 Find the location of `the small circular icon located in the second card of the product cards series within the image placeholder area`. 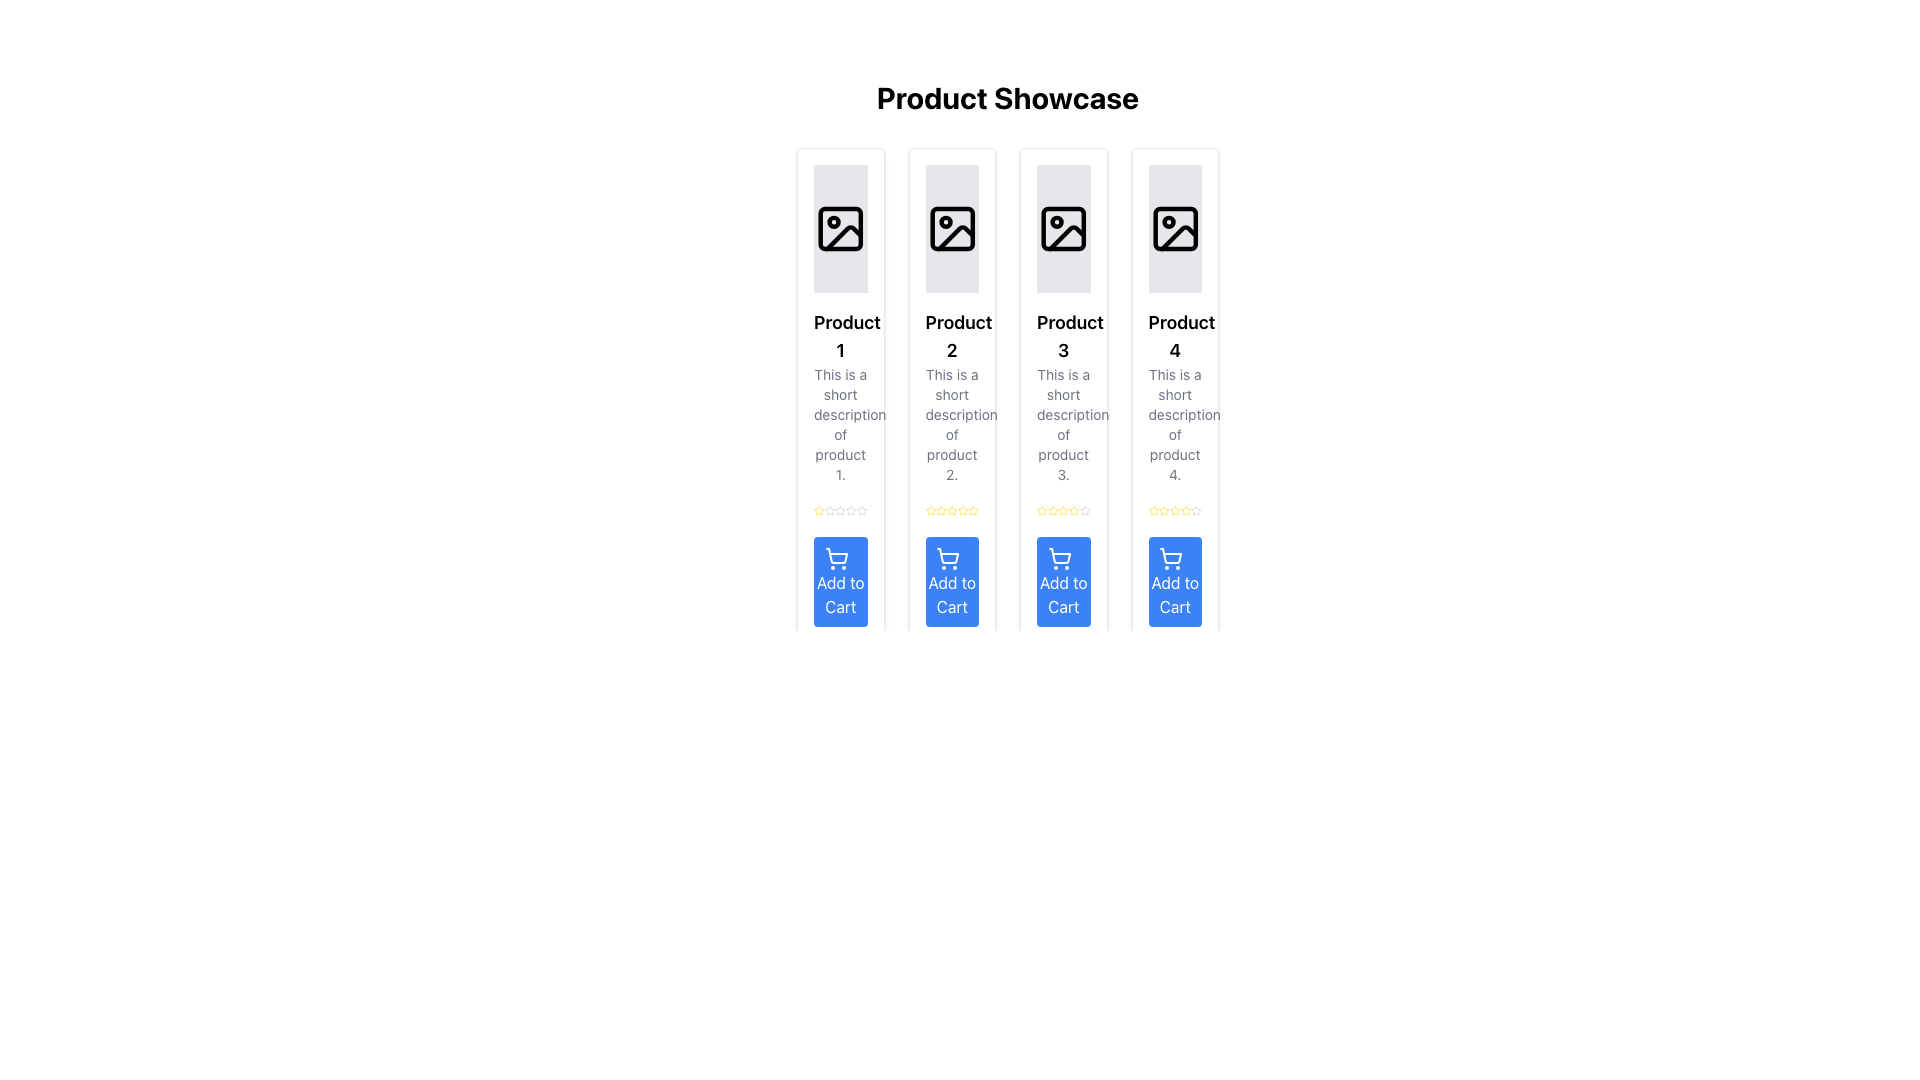

the small circular icon located in the second card of the product cards series within the image placeholder area is located at coordinates (944, 222).